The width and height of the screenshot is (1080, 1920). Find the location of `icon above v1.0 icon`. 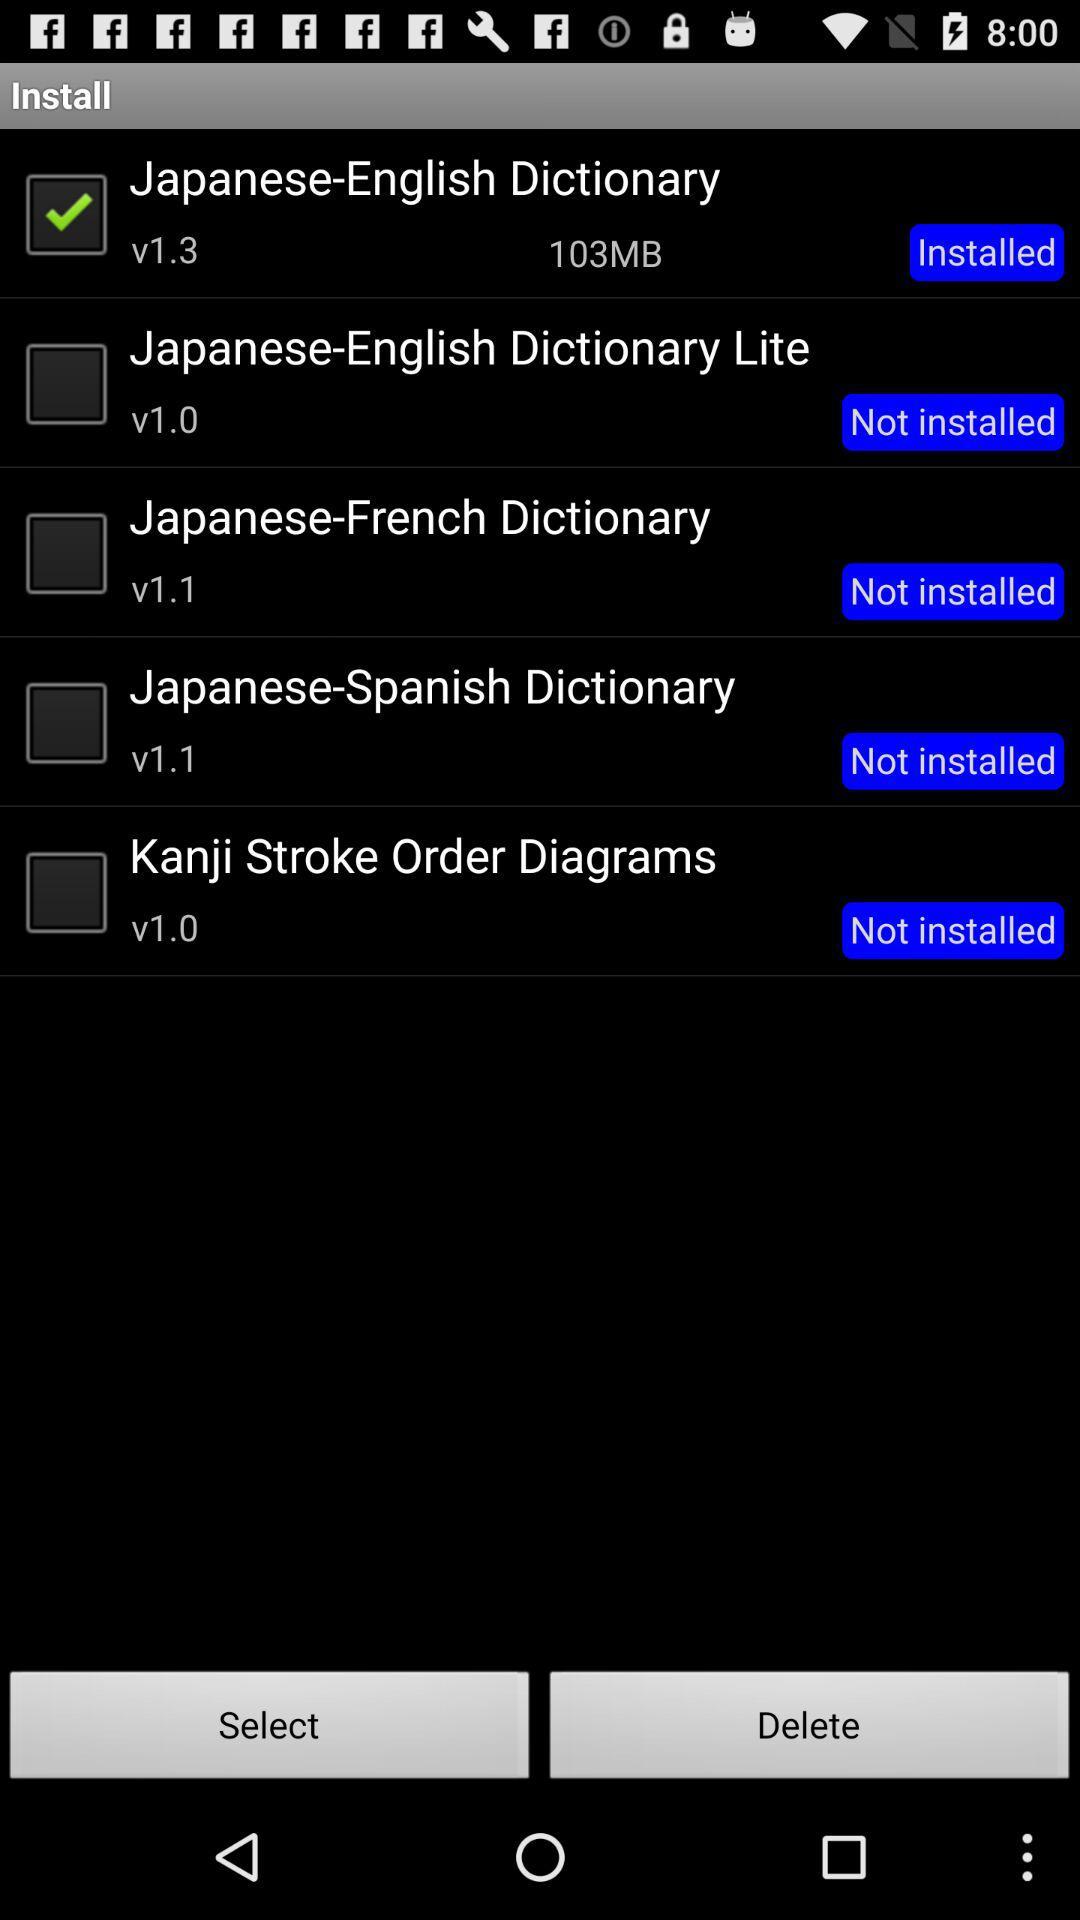

icon above v1.0 icon is located at coordinates (588, 854).